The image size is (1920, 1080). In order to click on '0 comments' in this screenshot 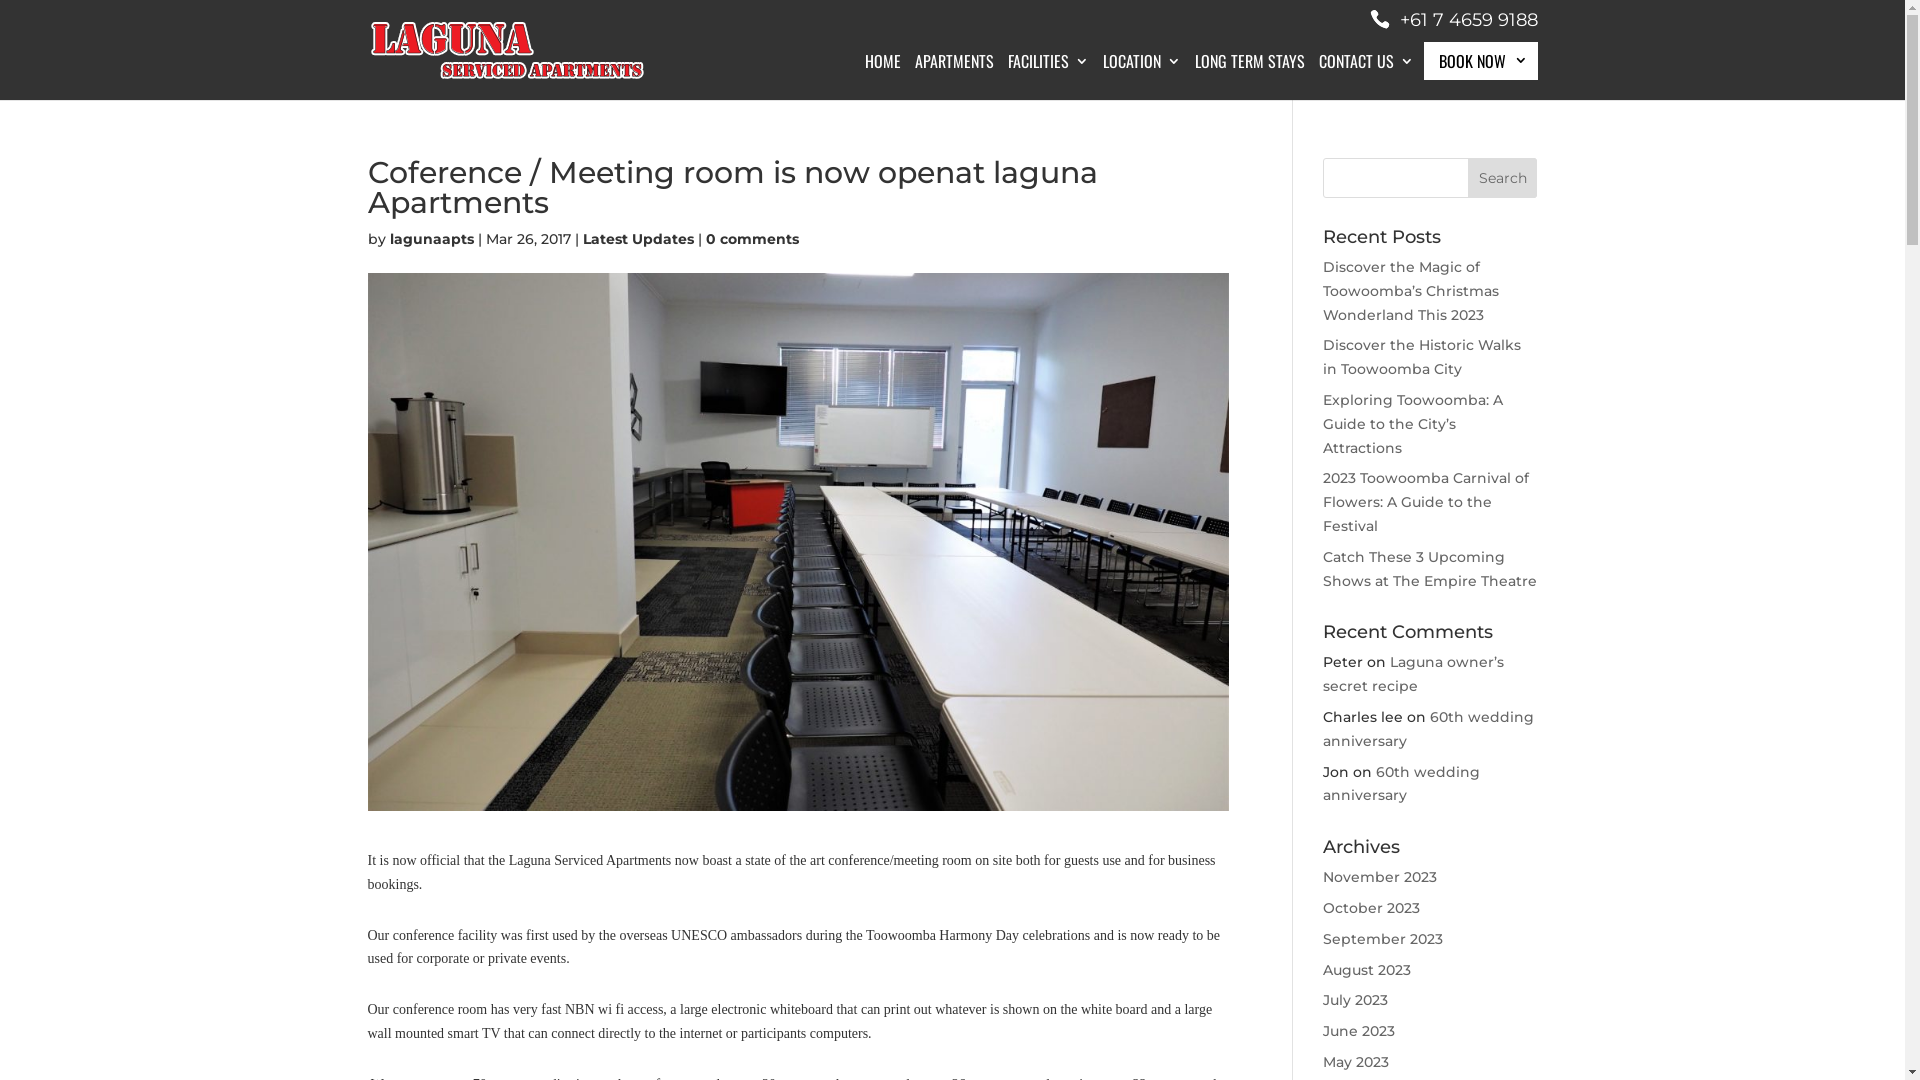, I will do `click(751, 238)`.